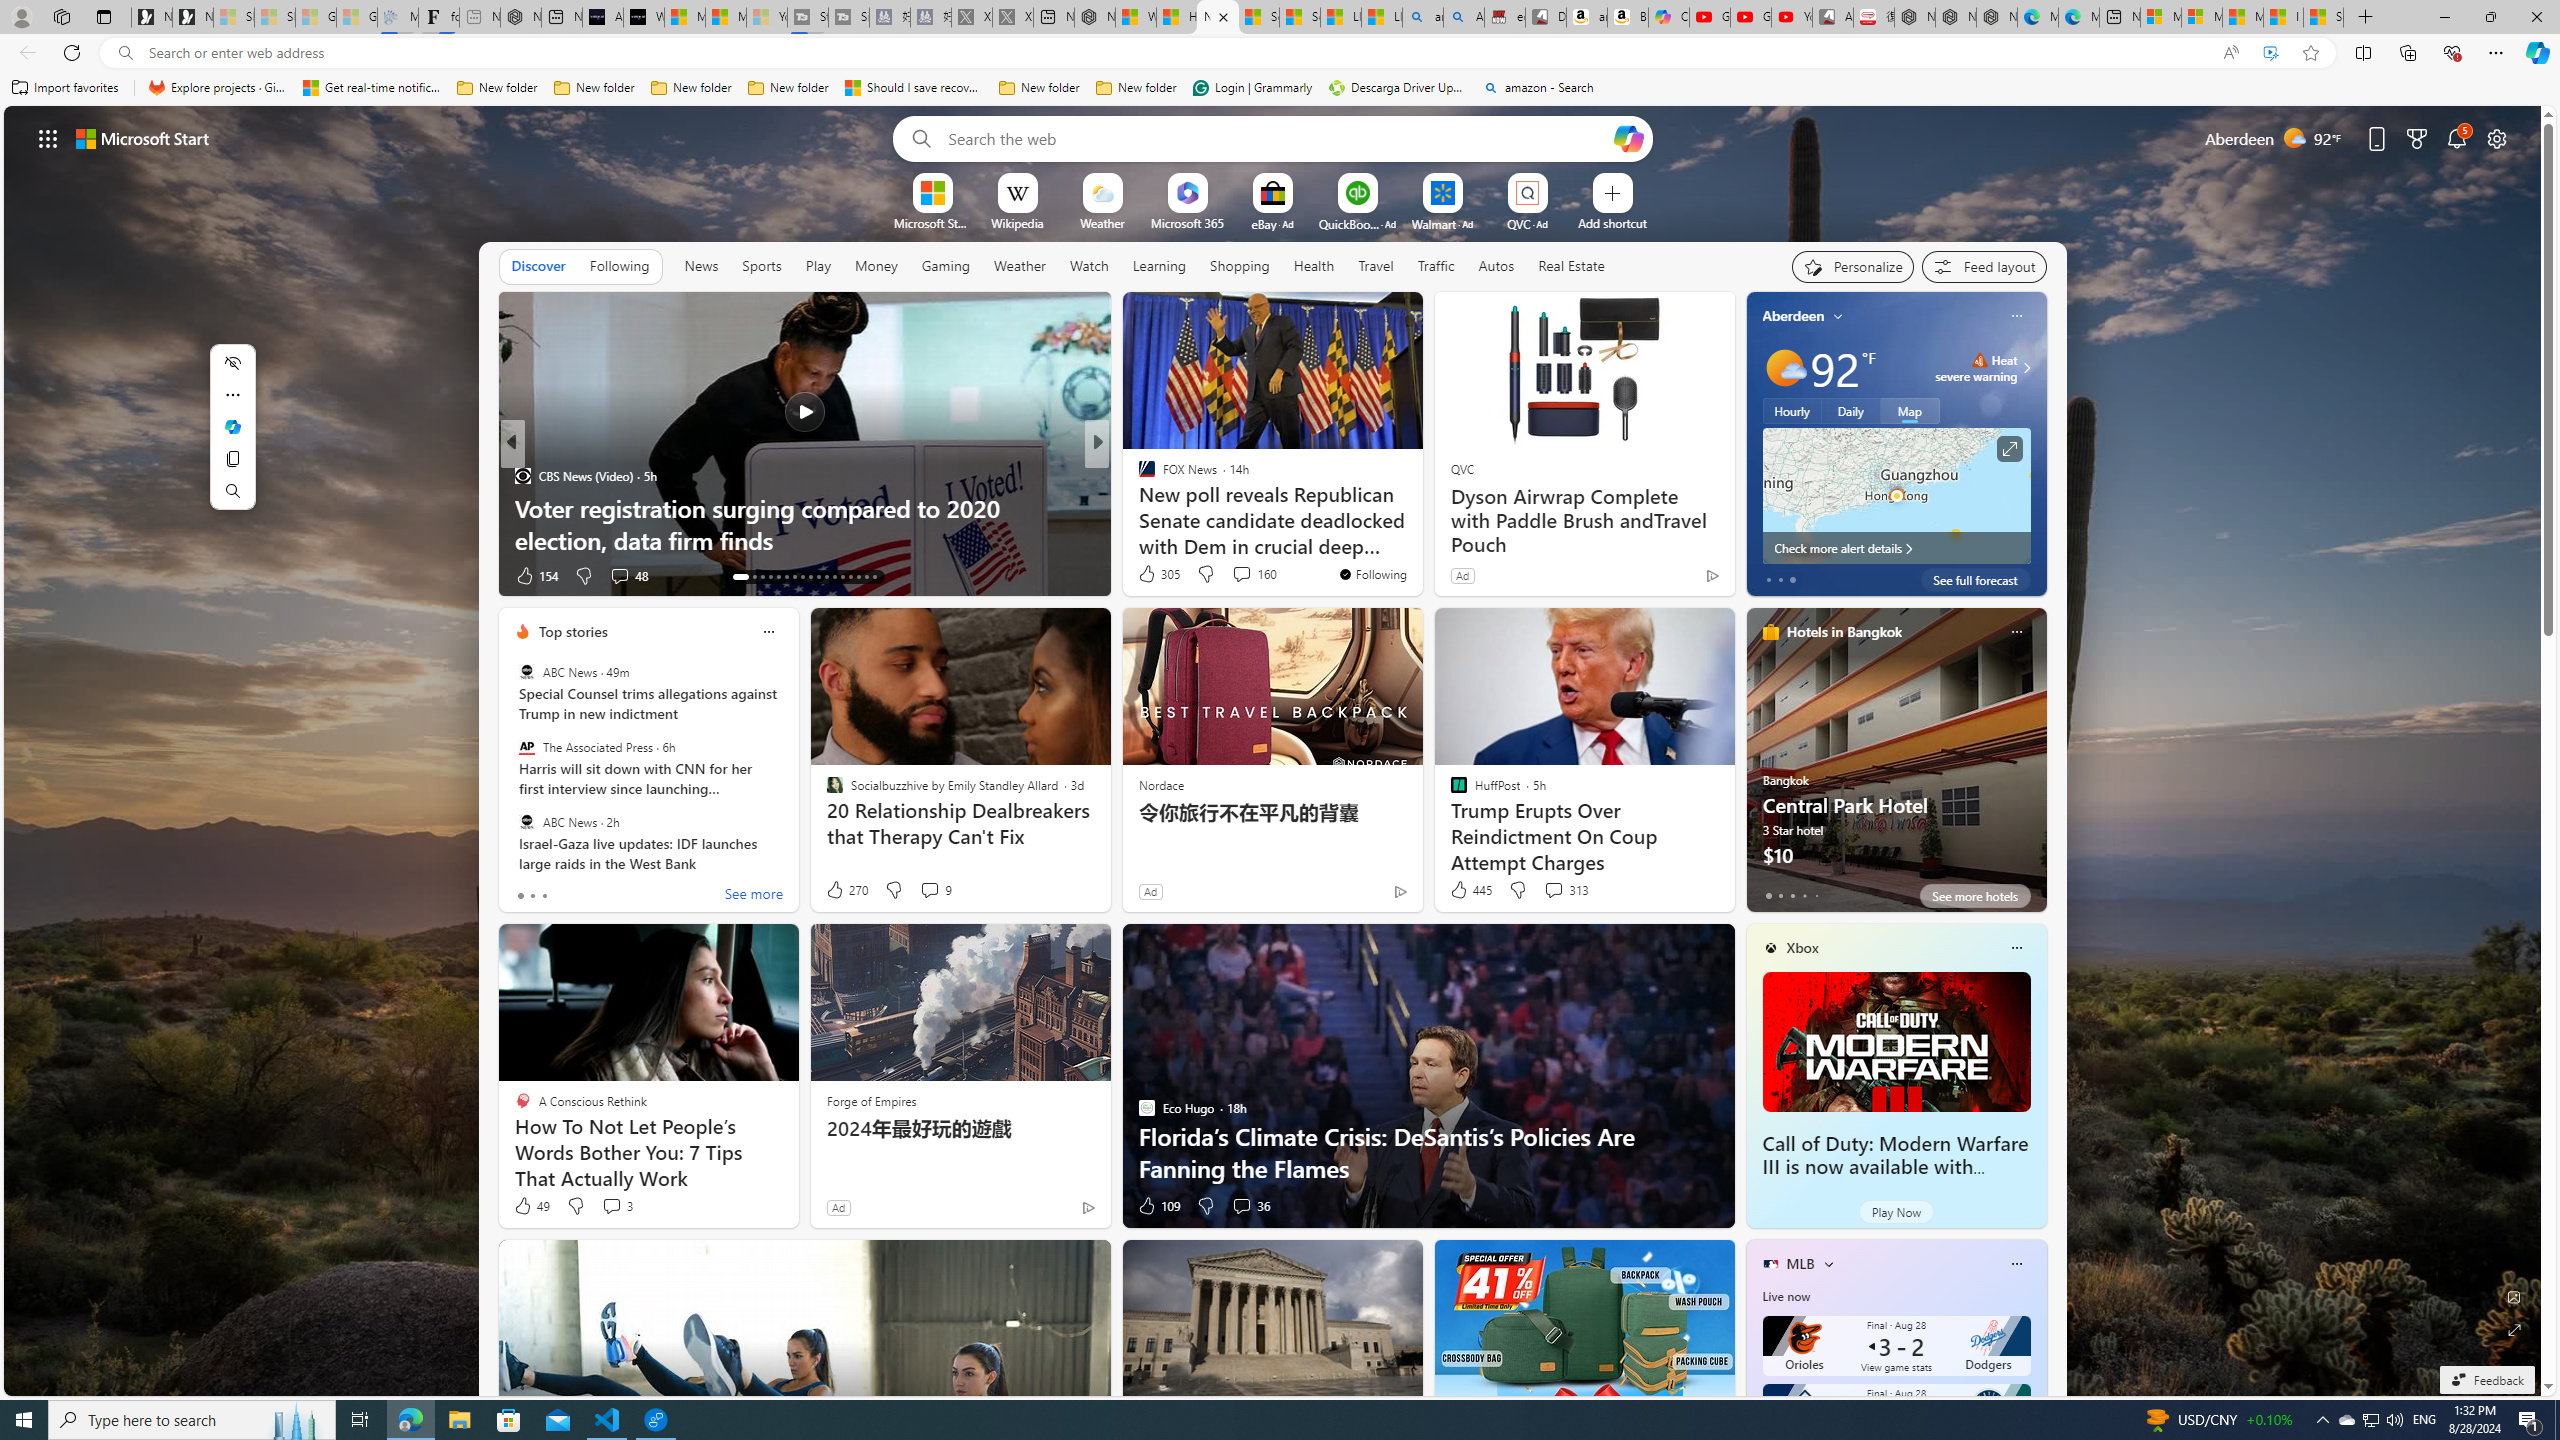  I want to click on 'X - Sleeping', so click(1011, 16).